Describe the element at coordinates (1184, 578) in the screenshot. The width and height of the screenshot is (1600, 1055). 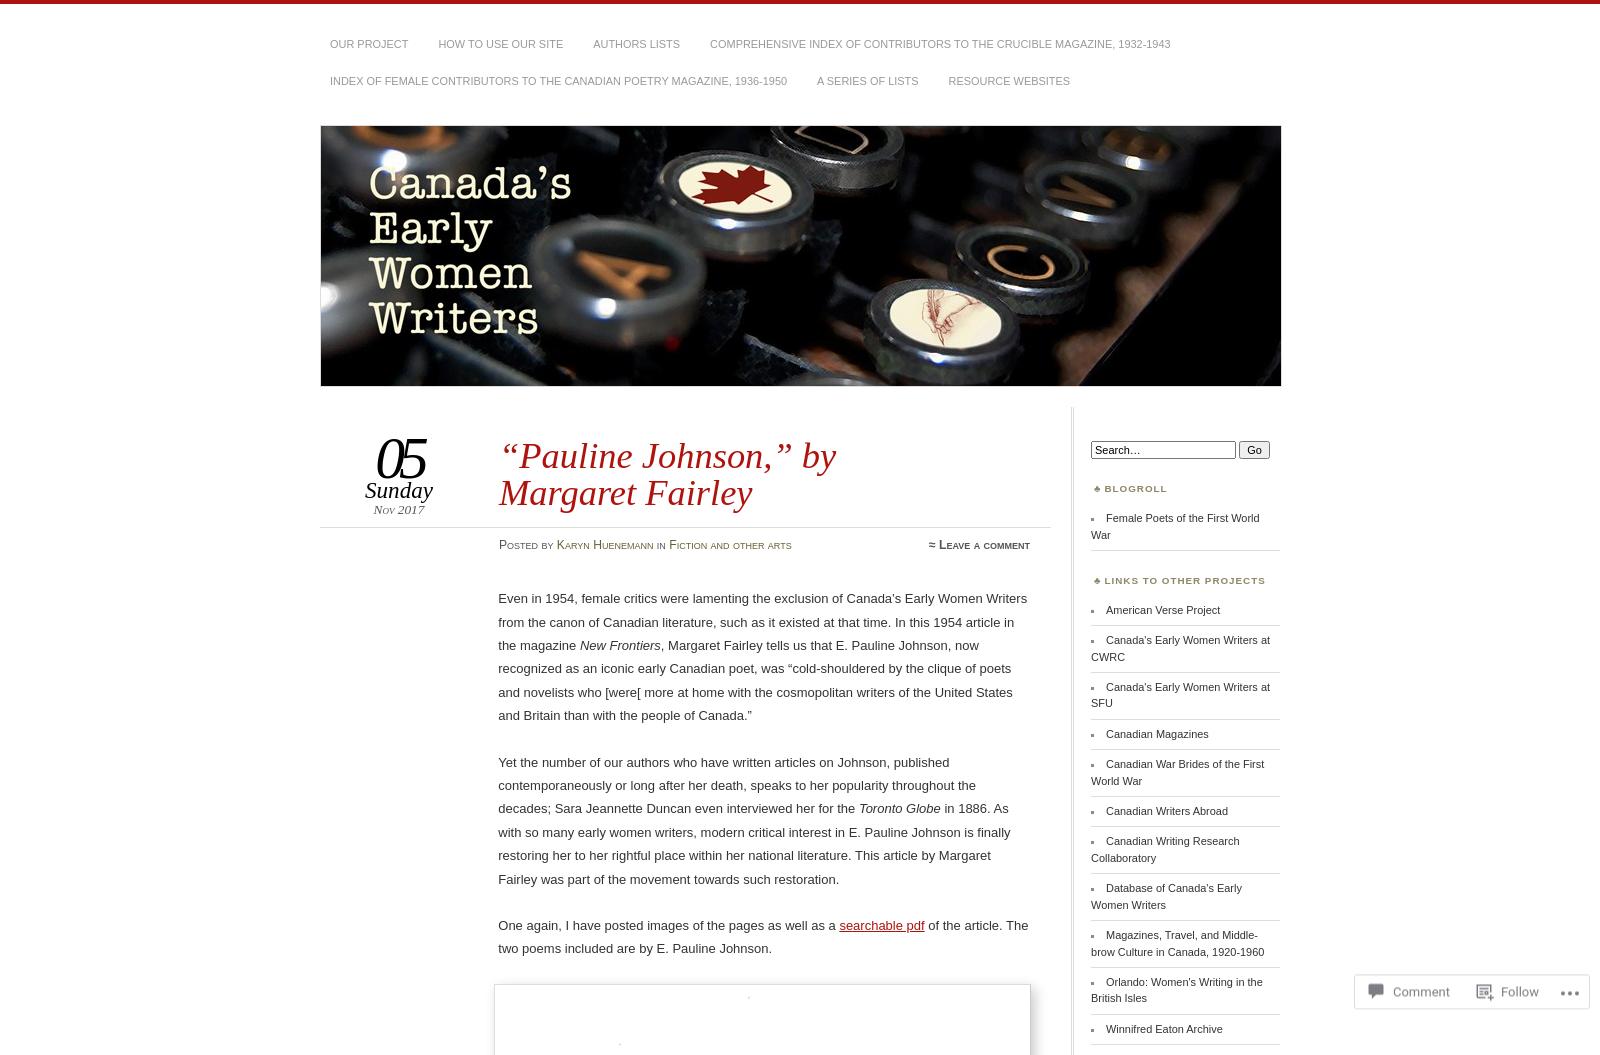
I see `'Links to other projects'` at that location.